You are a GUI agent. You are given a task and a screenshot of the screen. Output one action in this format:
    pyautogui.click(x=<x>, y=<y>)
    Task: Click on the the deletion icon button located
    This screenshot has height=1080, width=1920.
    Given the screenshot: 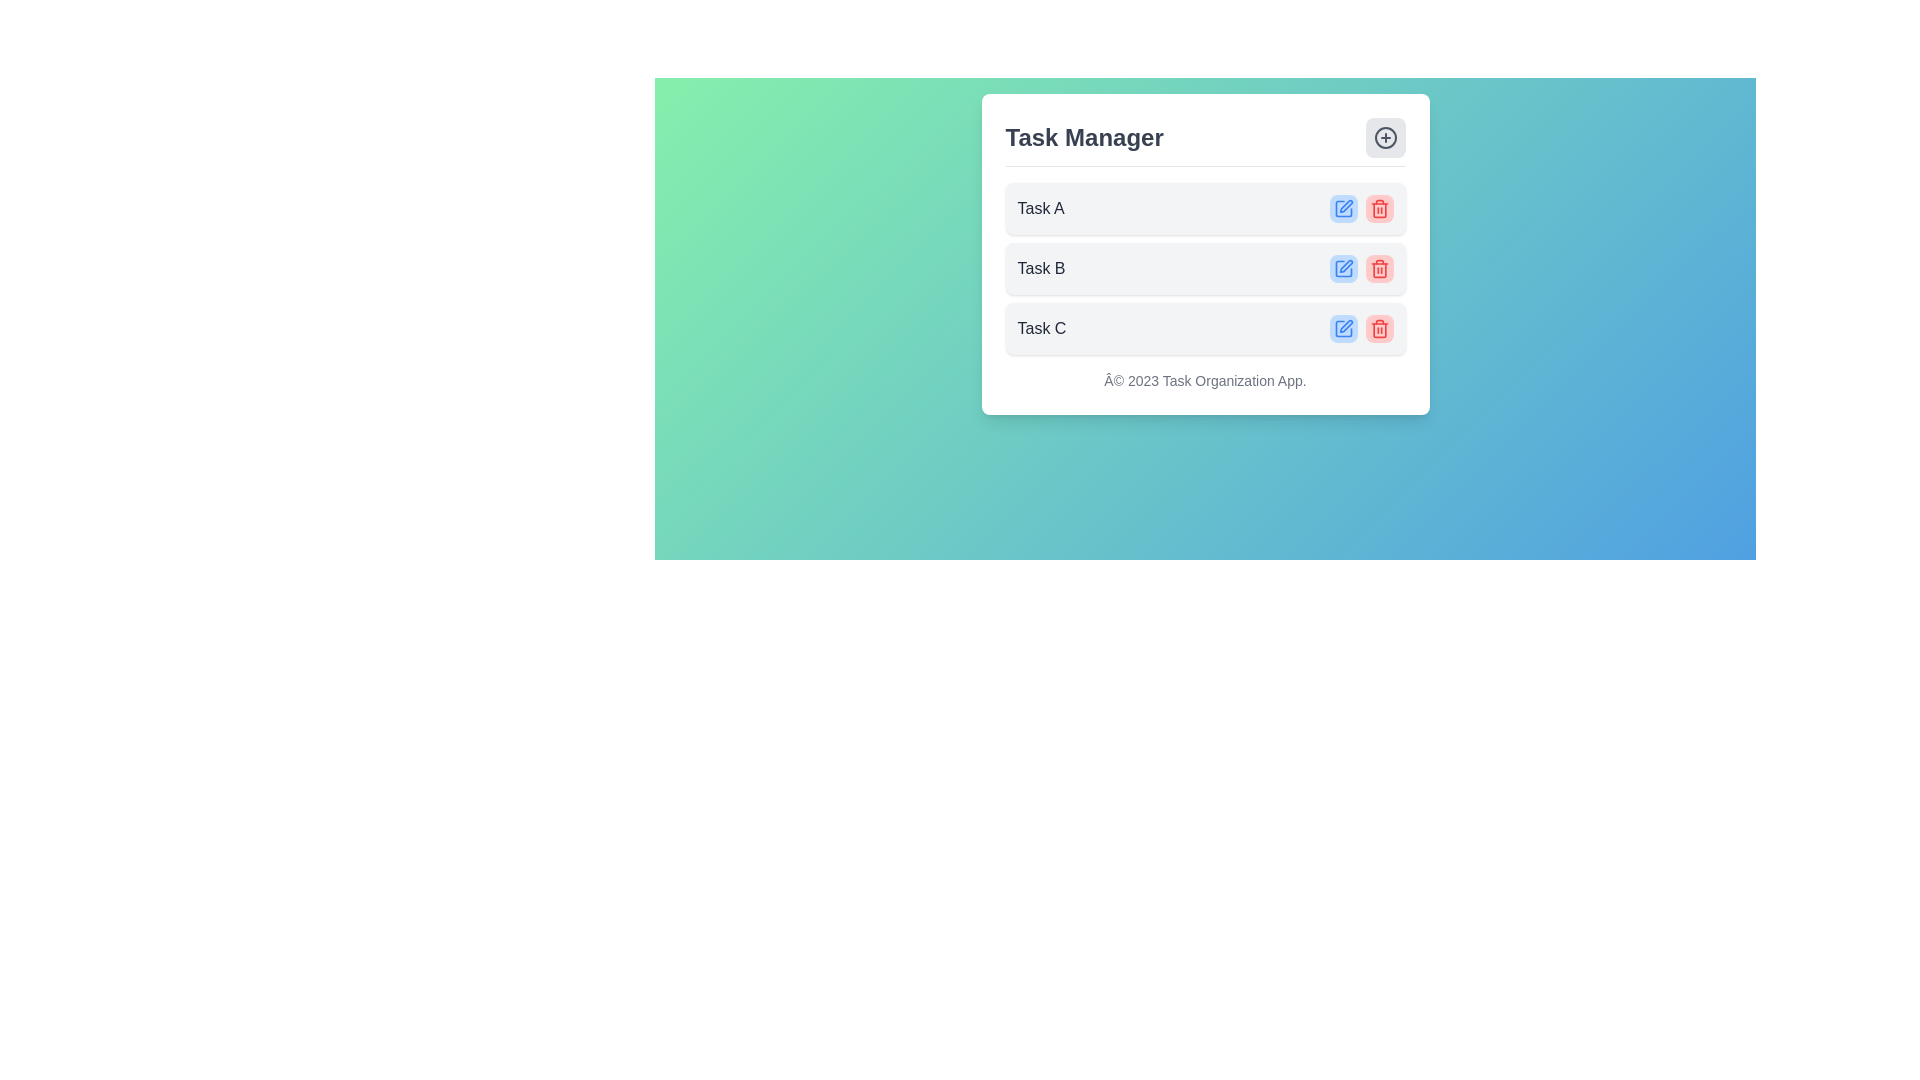 What is the action you would take?
    pyautogui.click(x=1378, y=208)
    